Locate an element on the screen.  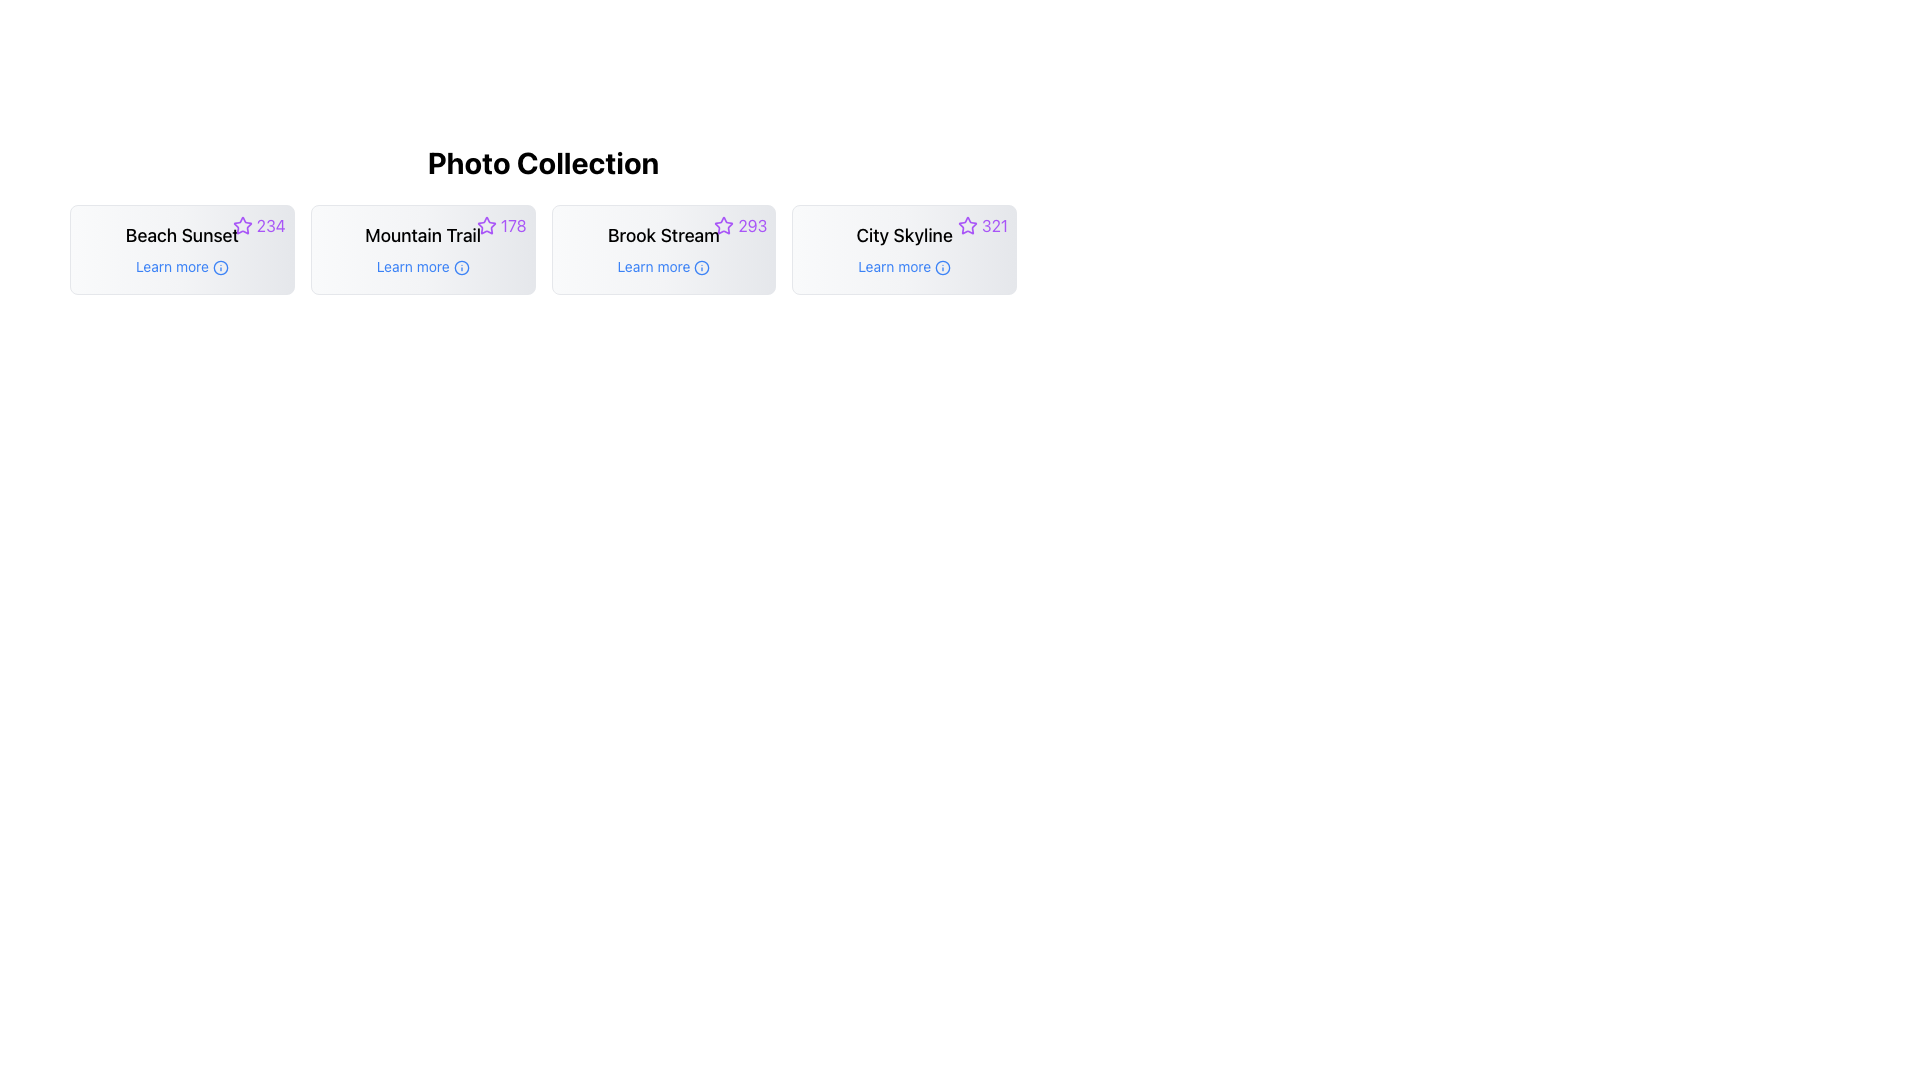
the composite element containing the heading 'Beach Sunset' and the hyperlink 'Learn more', which is the leftmost card in the 'Photo Collection' section is located at coordinates (182, 249).